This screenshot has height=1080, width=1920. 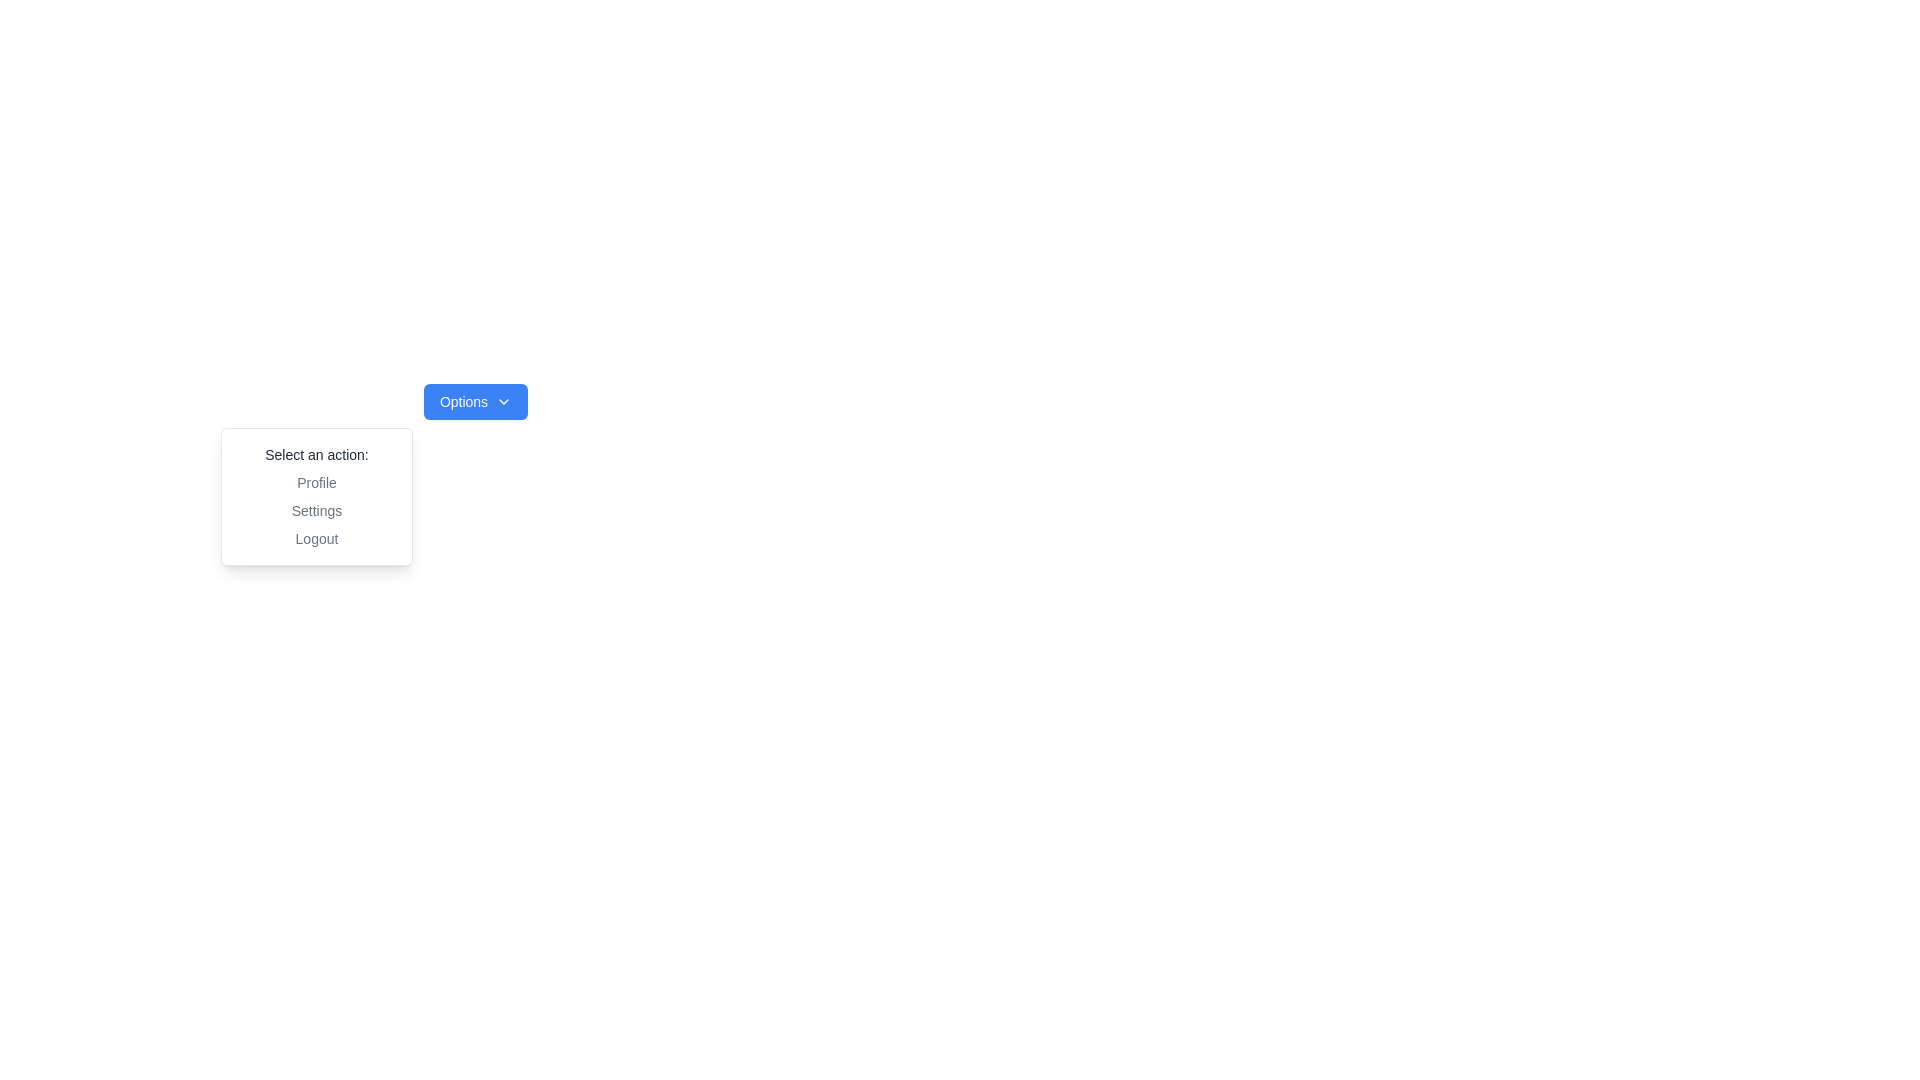 I want to click on the Text Label that provides context for the dropdown menu options 'Profile,' 'Settings,' and 'Logout.', so click(x=315, y=455).